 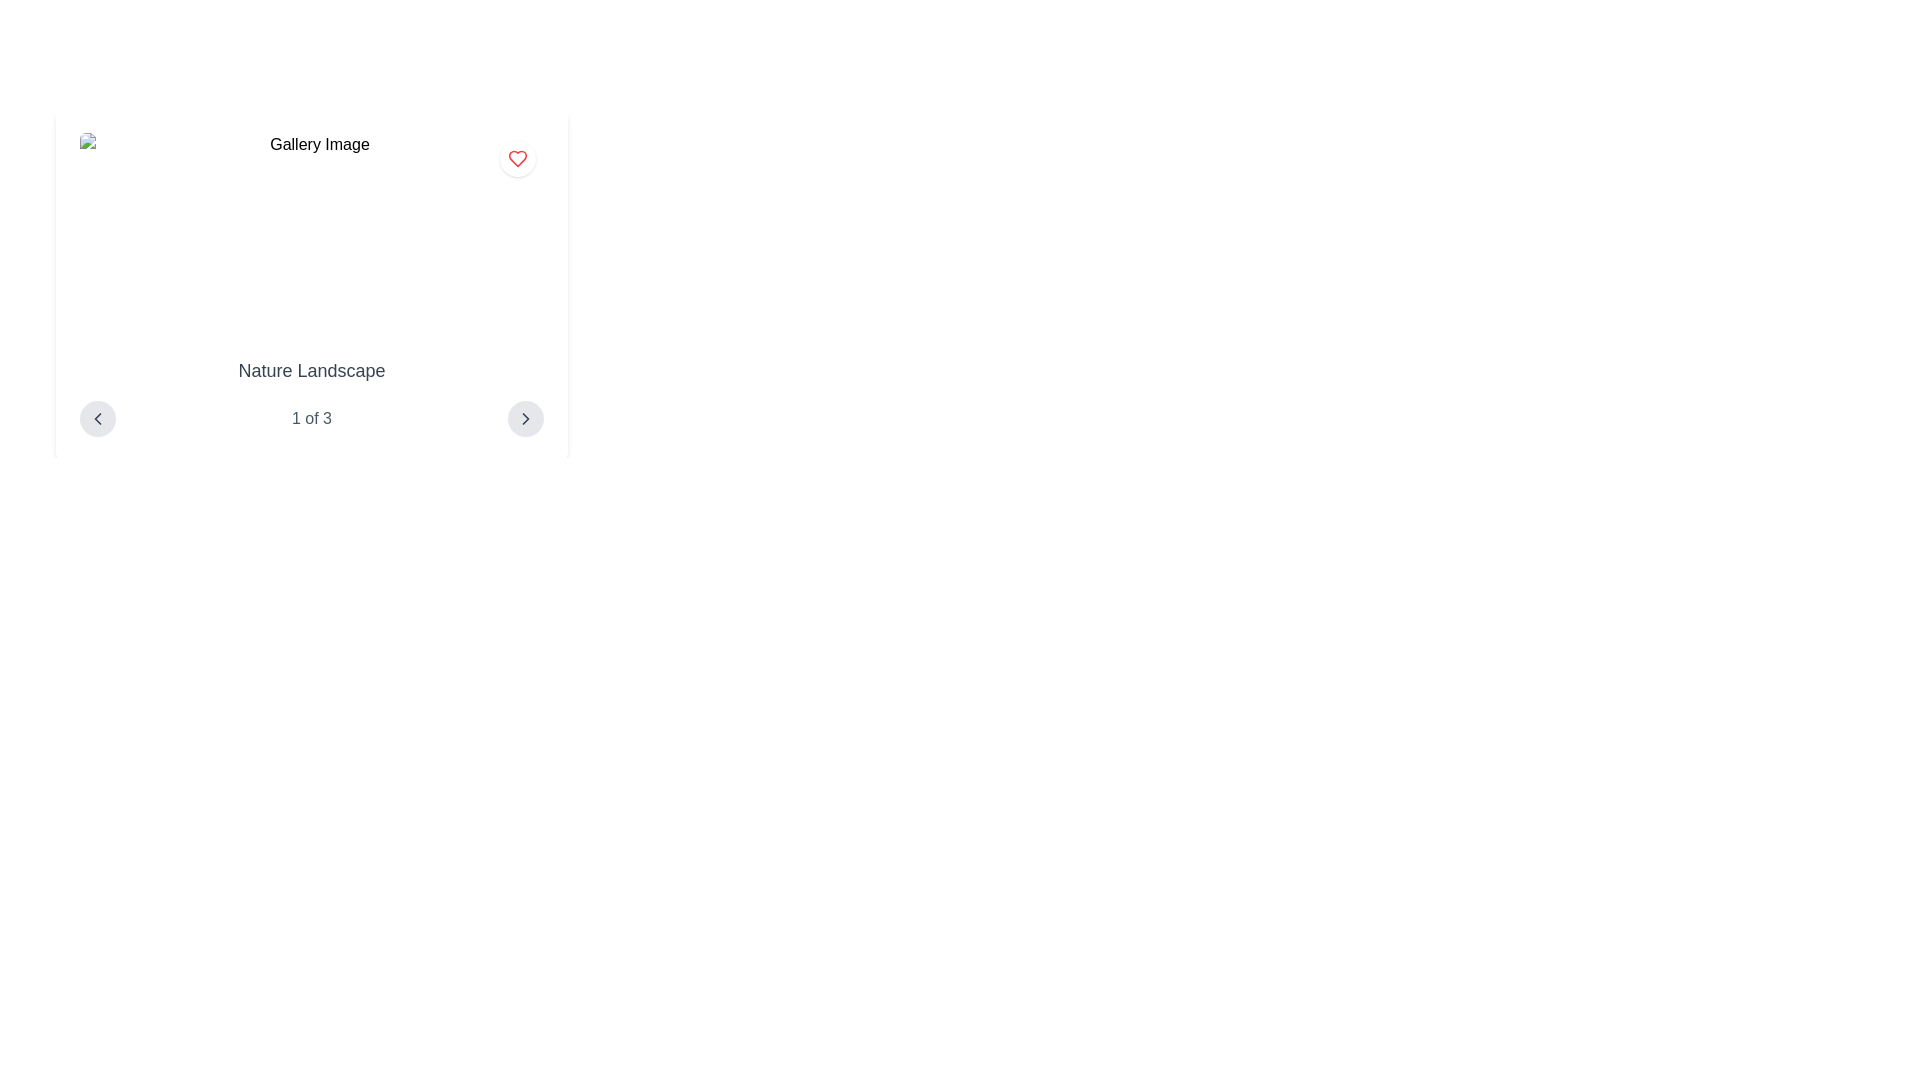 I want to click on the left-pointing chevron icon within the circular button located in the bottom-left corner of the card, so click(x=96, y=418).